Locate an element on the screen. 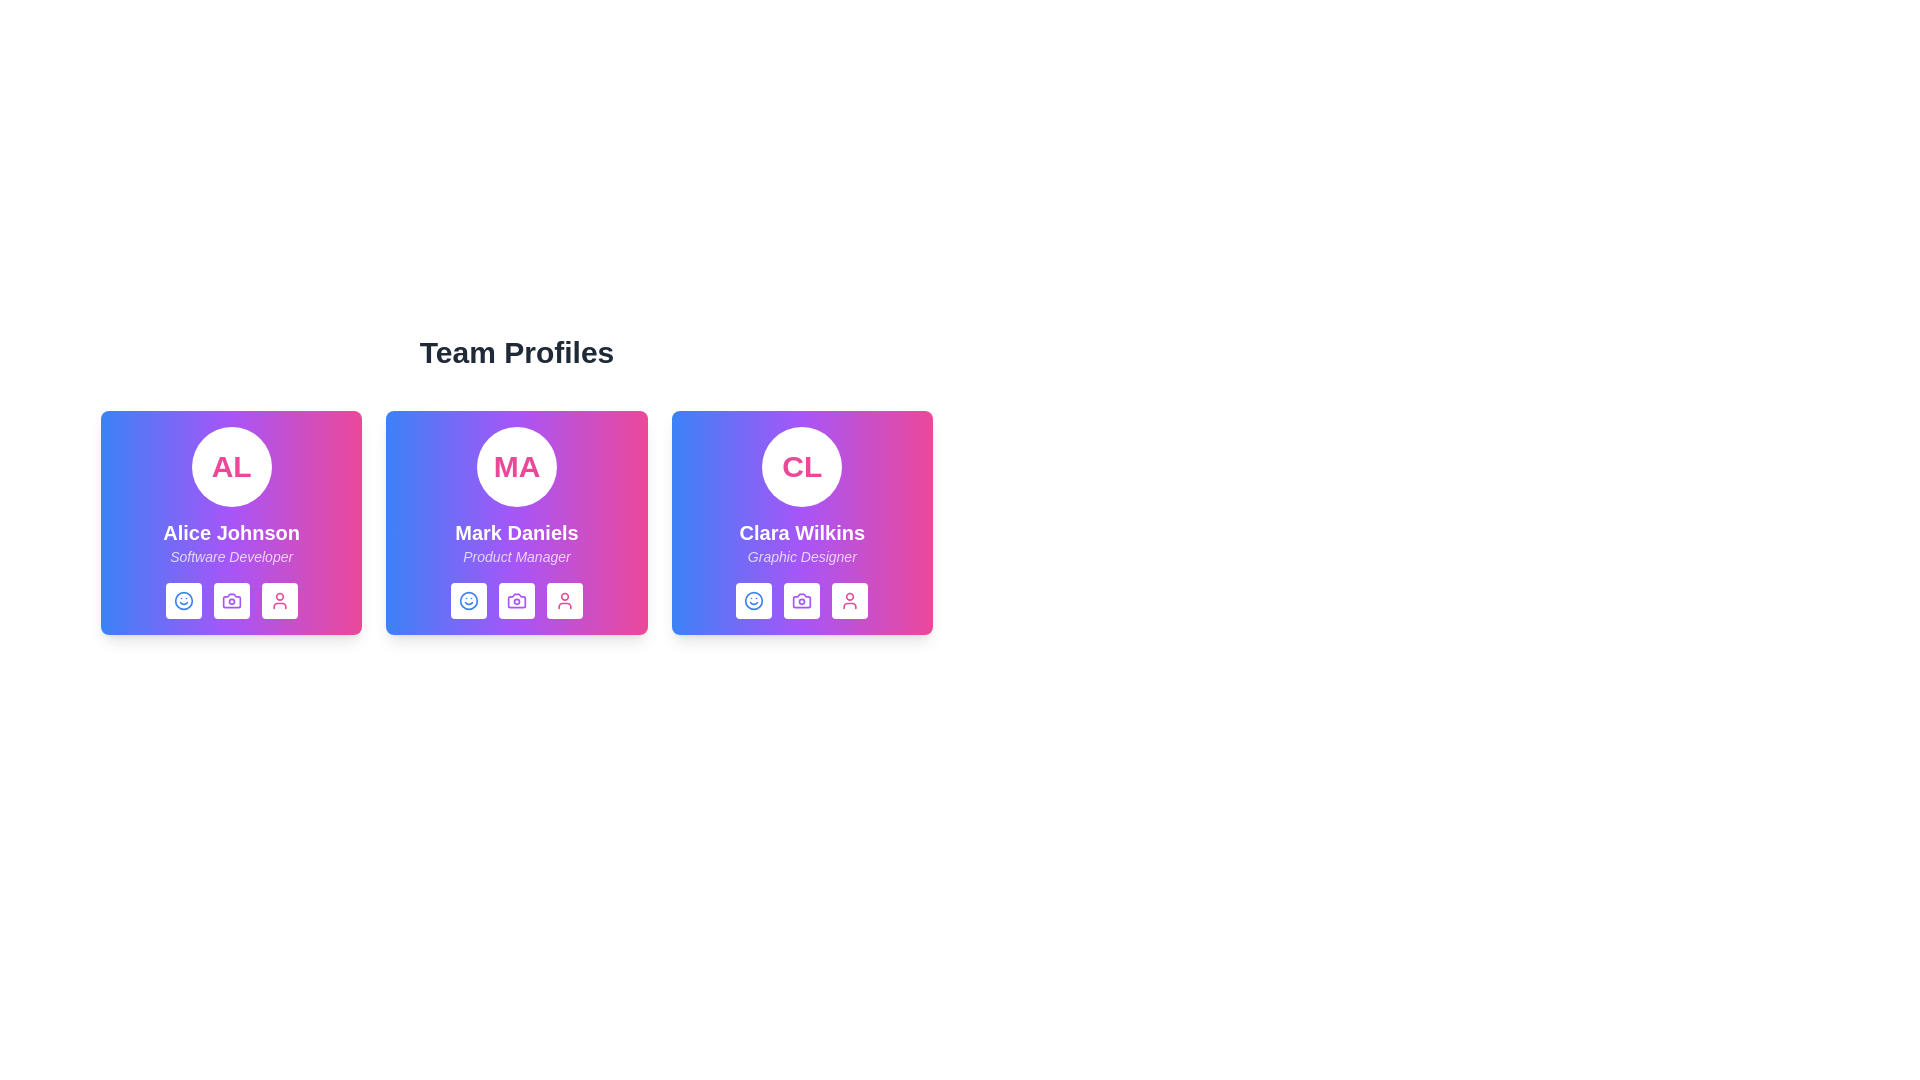  the camera icon button located at the center of the button section in the profile card for 'Clara Wilkins' is located at coordinates (802, 600).